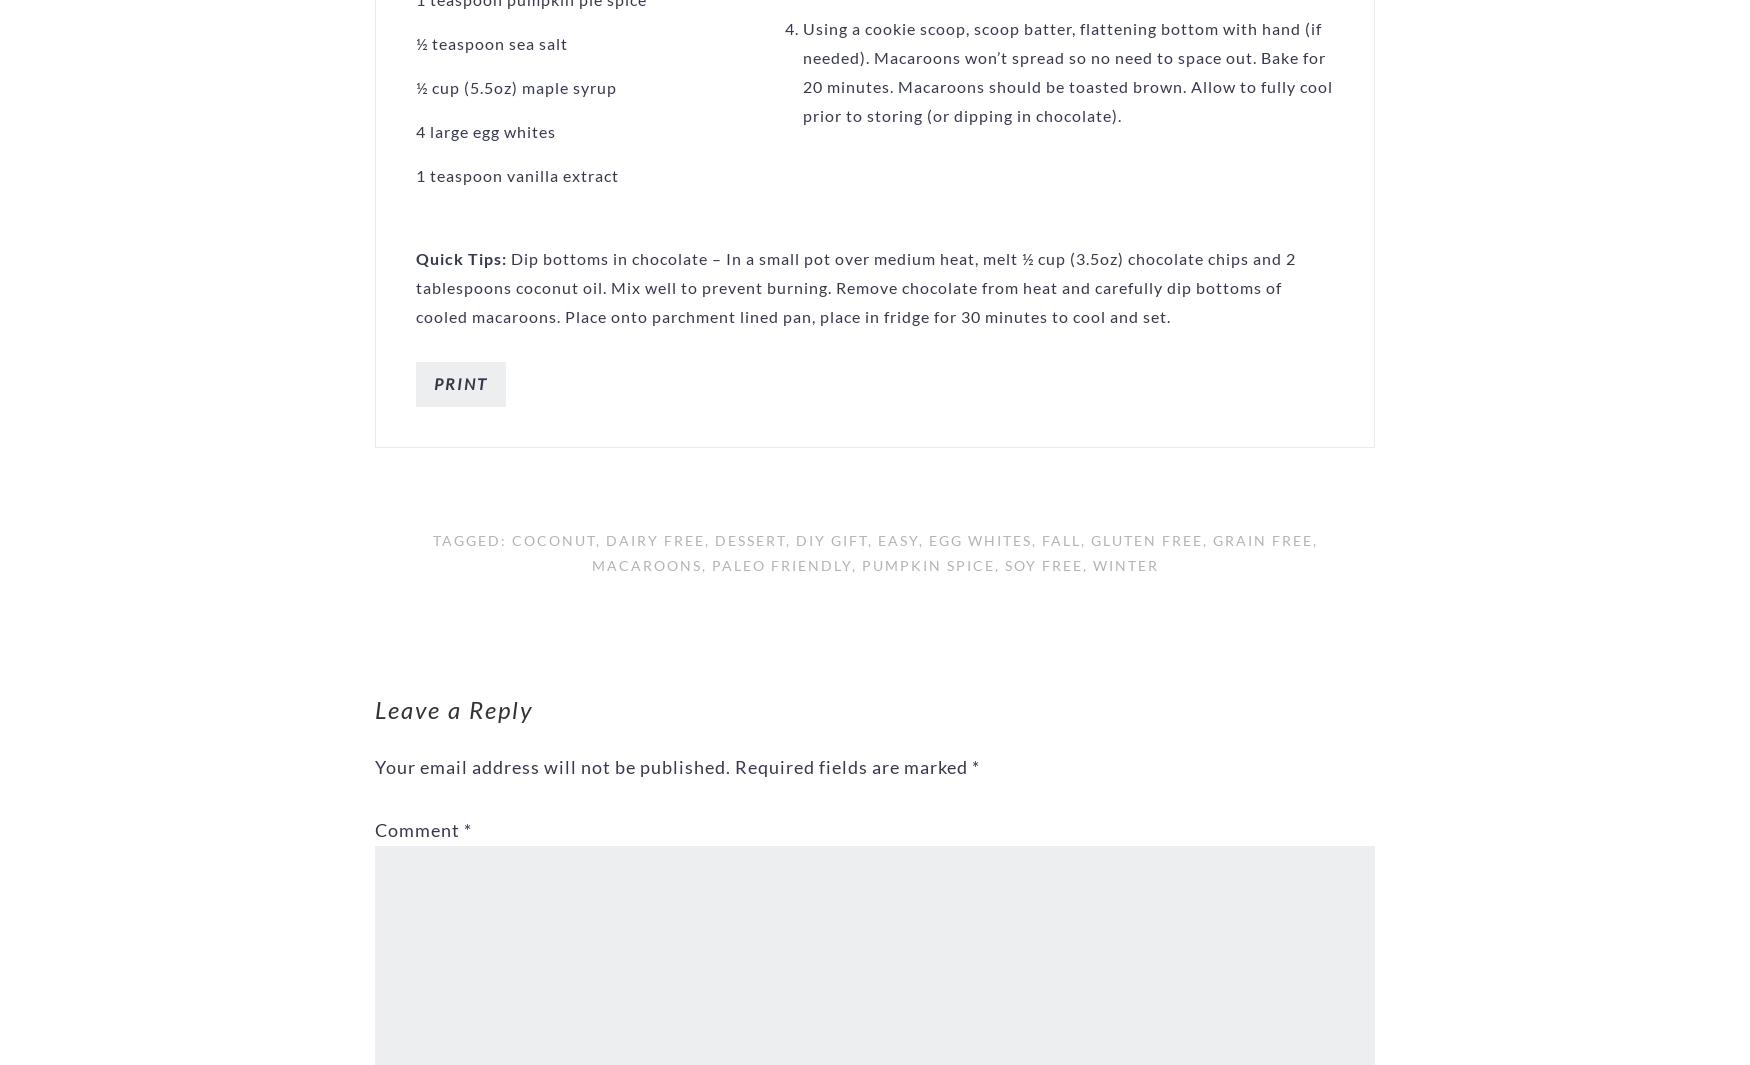 The height and width of the screenshot is (1065, 1750). I want to click on 'Quick Tips:', so click(461, 257).